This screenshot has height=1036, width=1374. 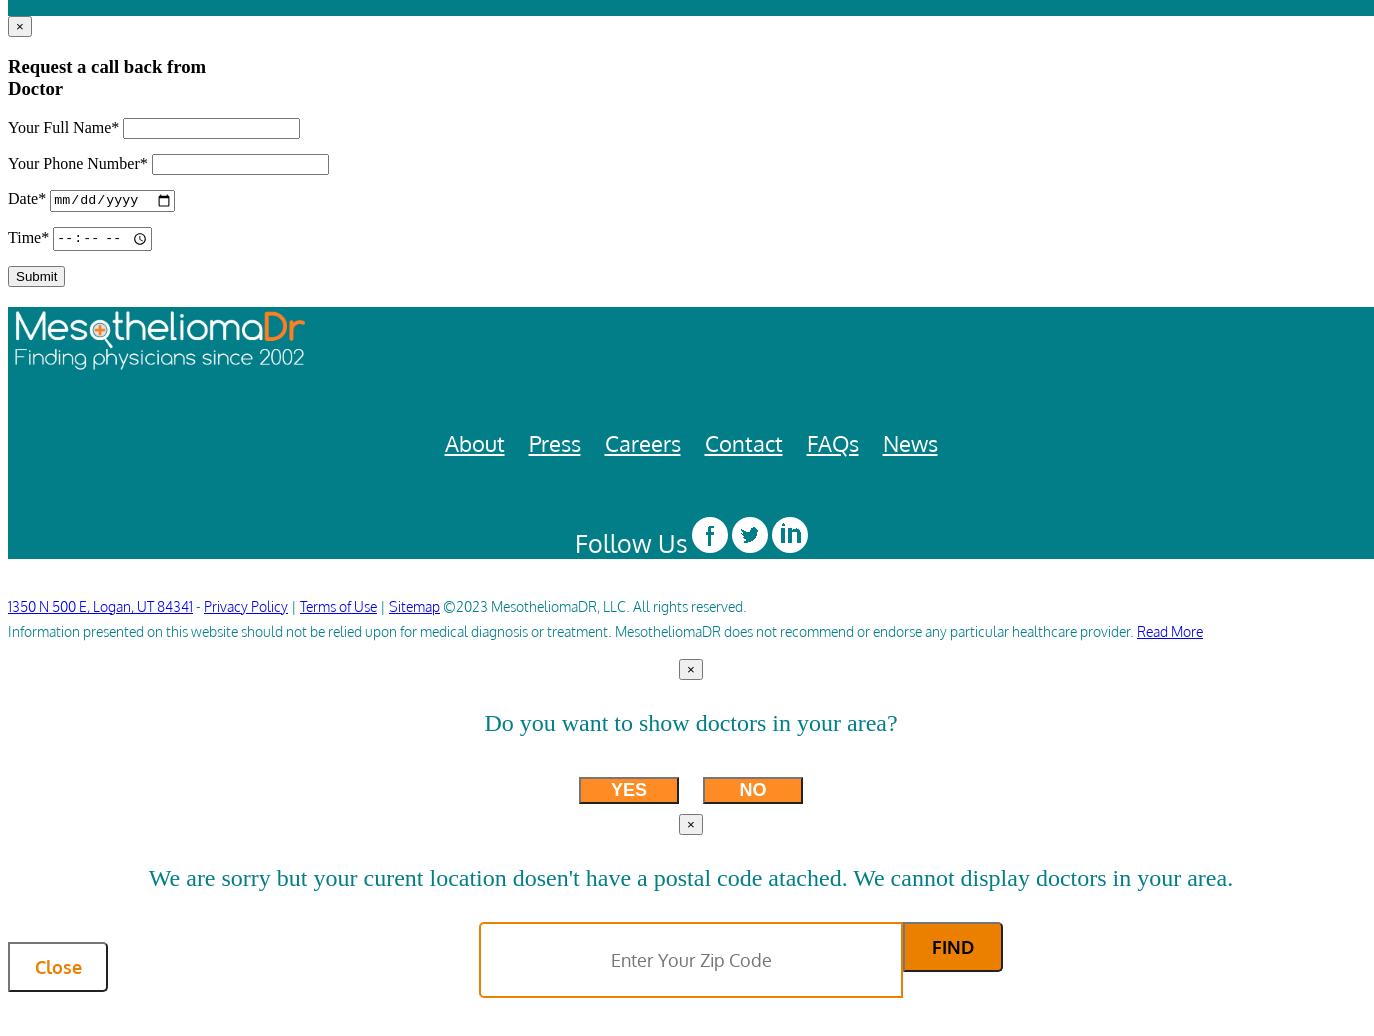 What do you see at coordinates (56, 967) in the screenshot?
I see `'close'` at bounding box center [56, 967].